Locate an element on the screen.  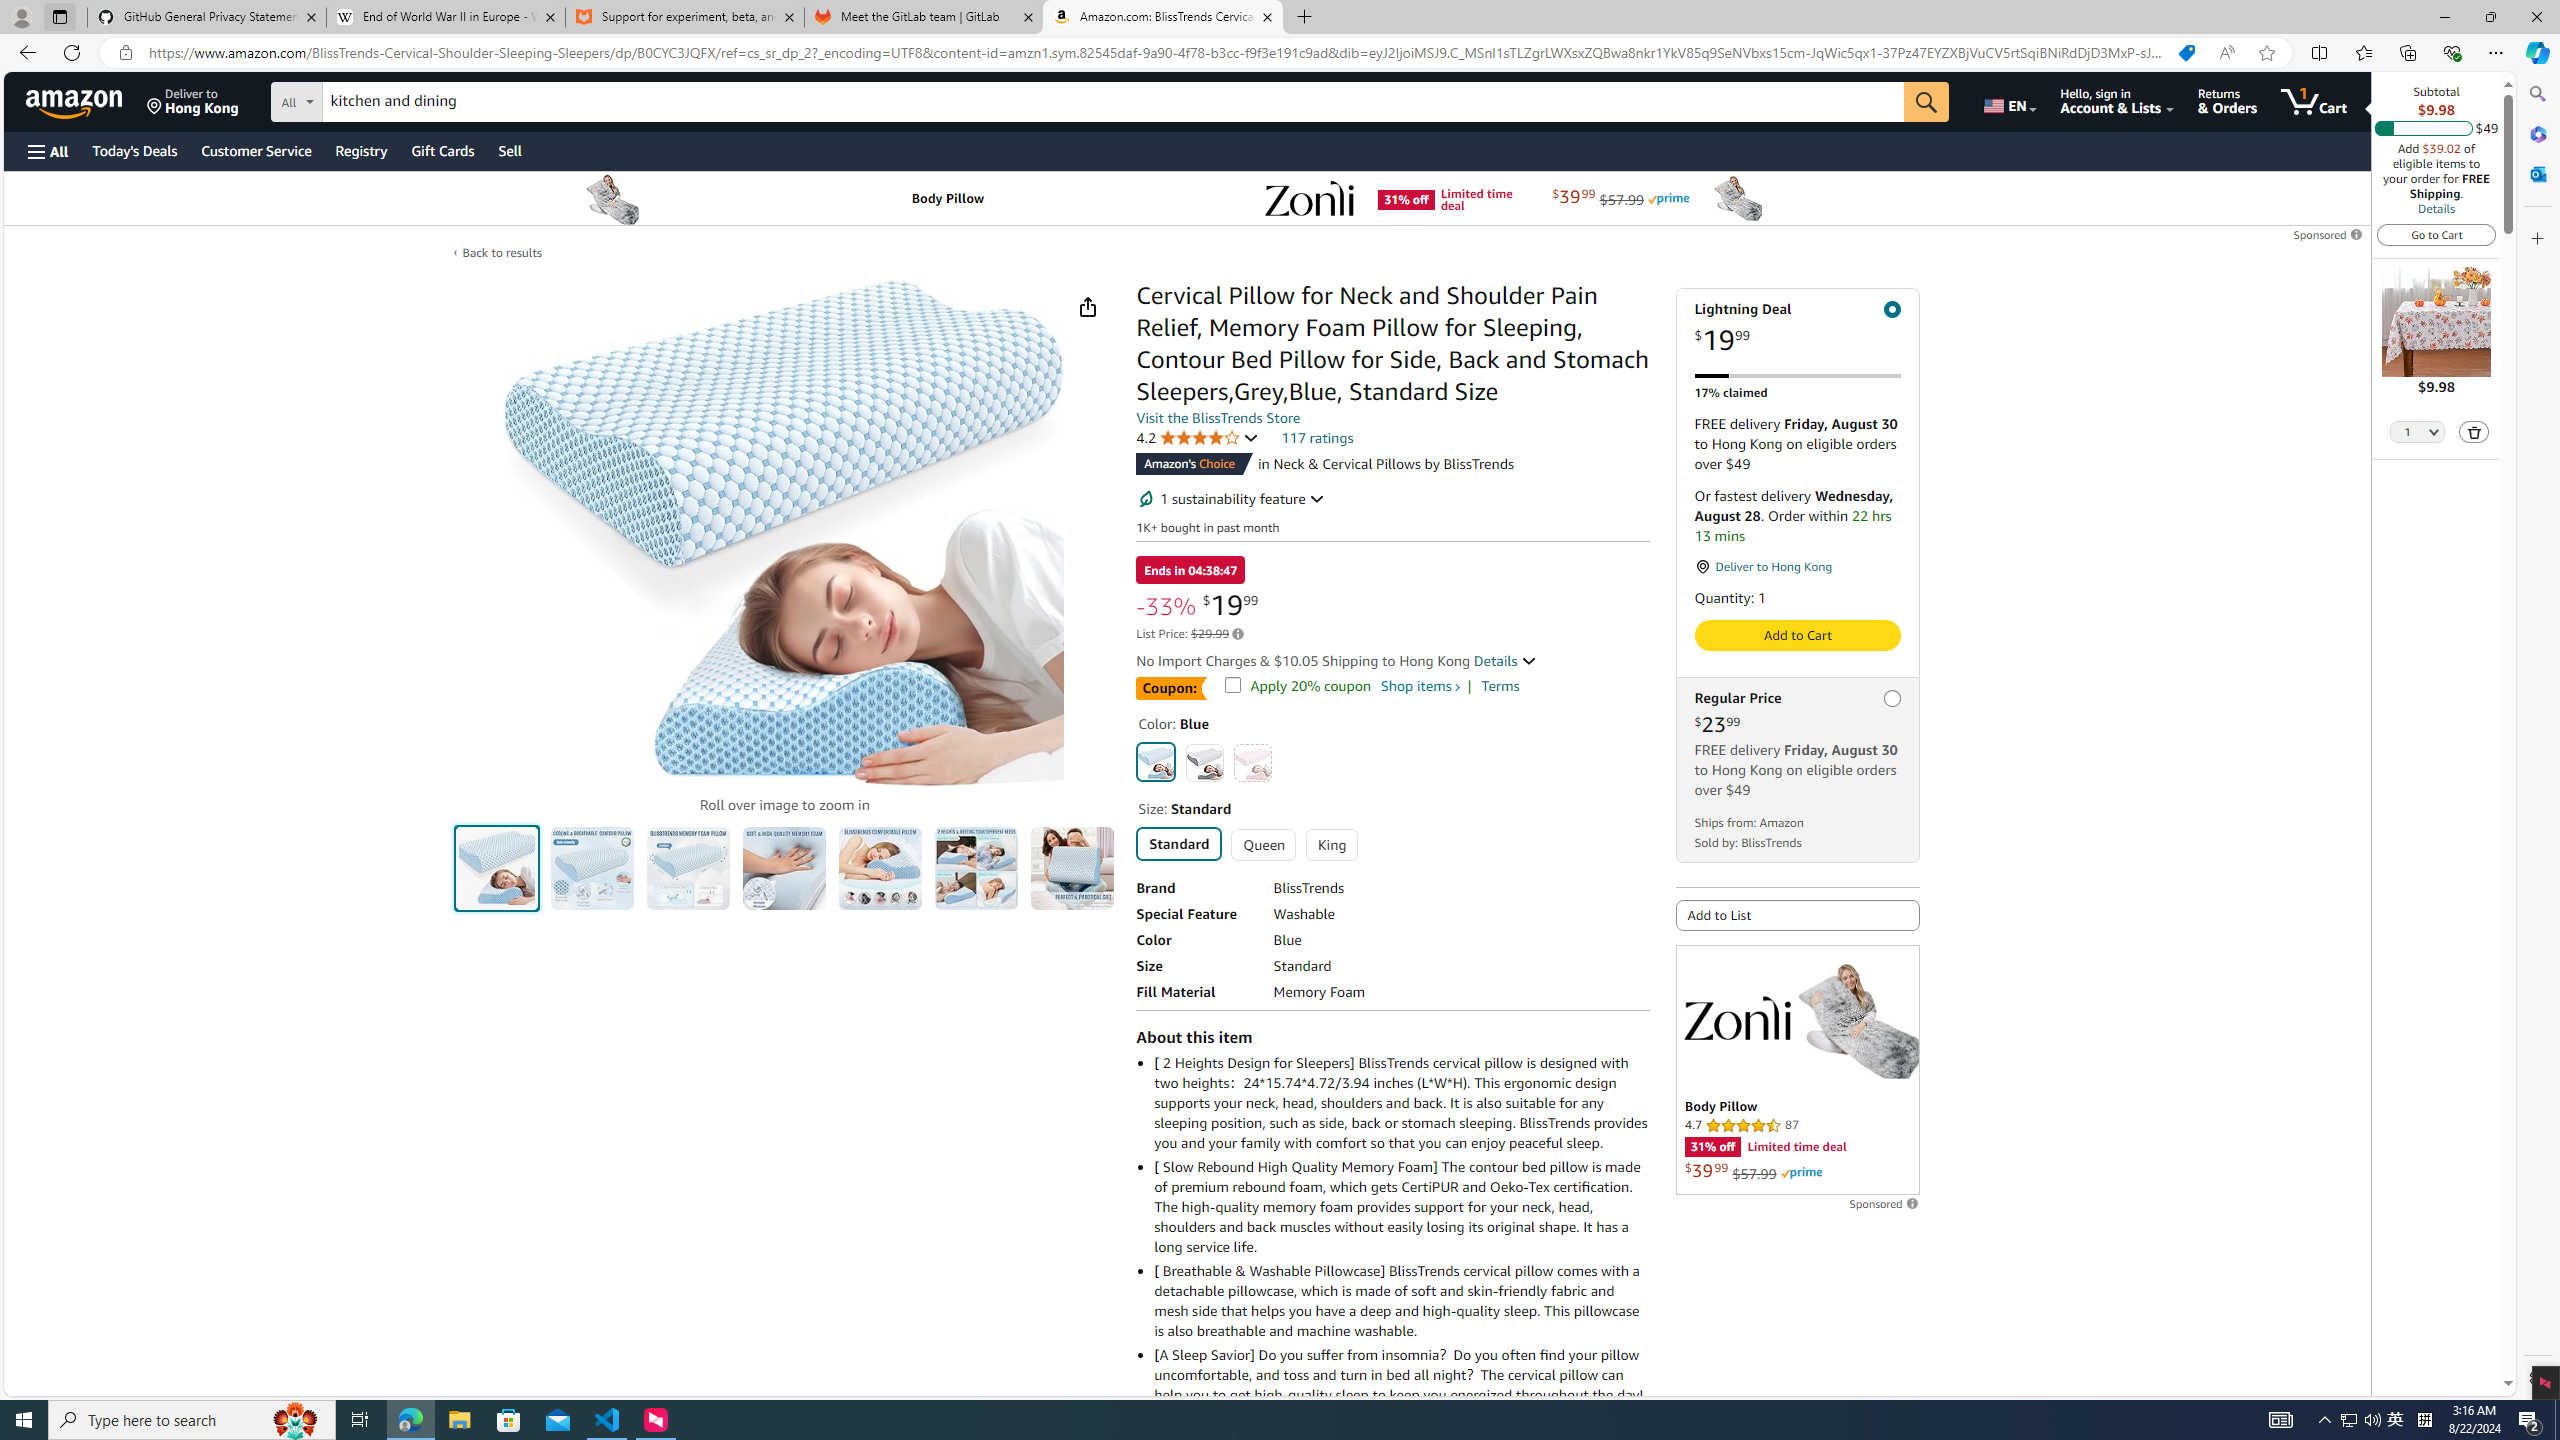
'Terms' is located at coordinates (1500, 685).